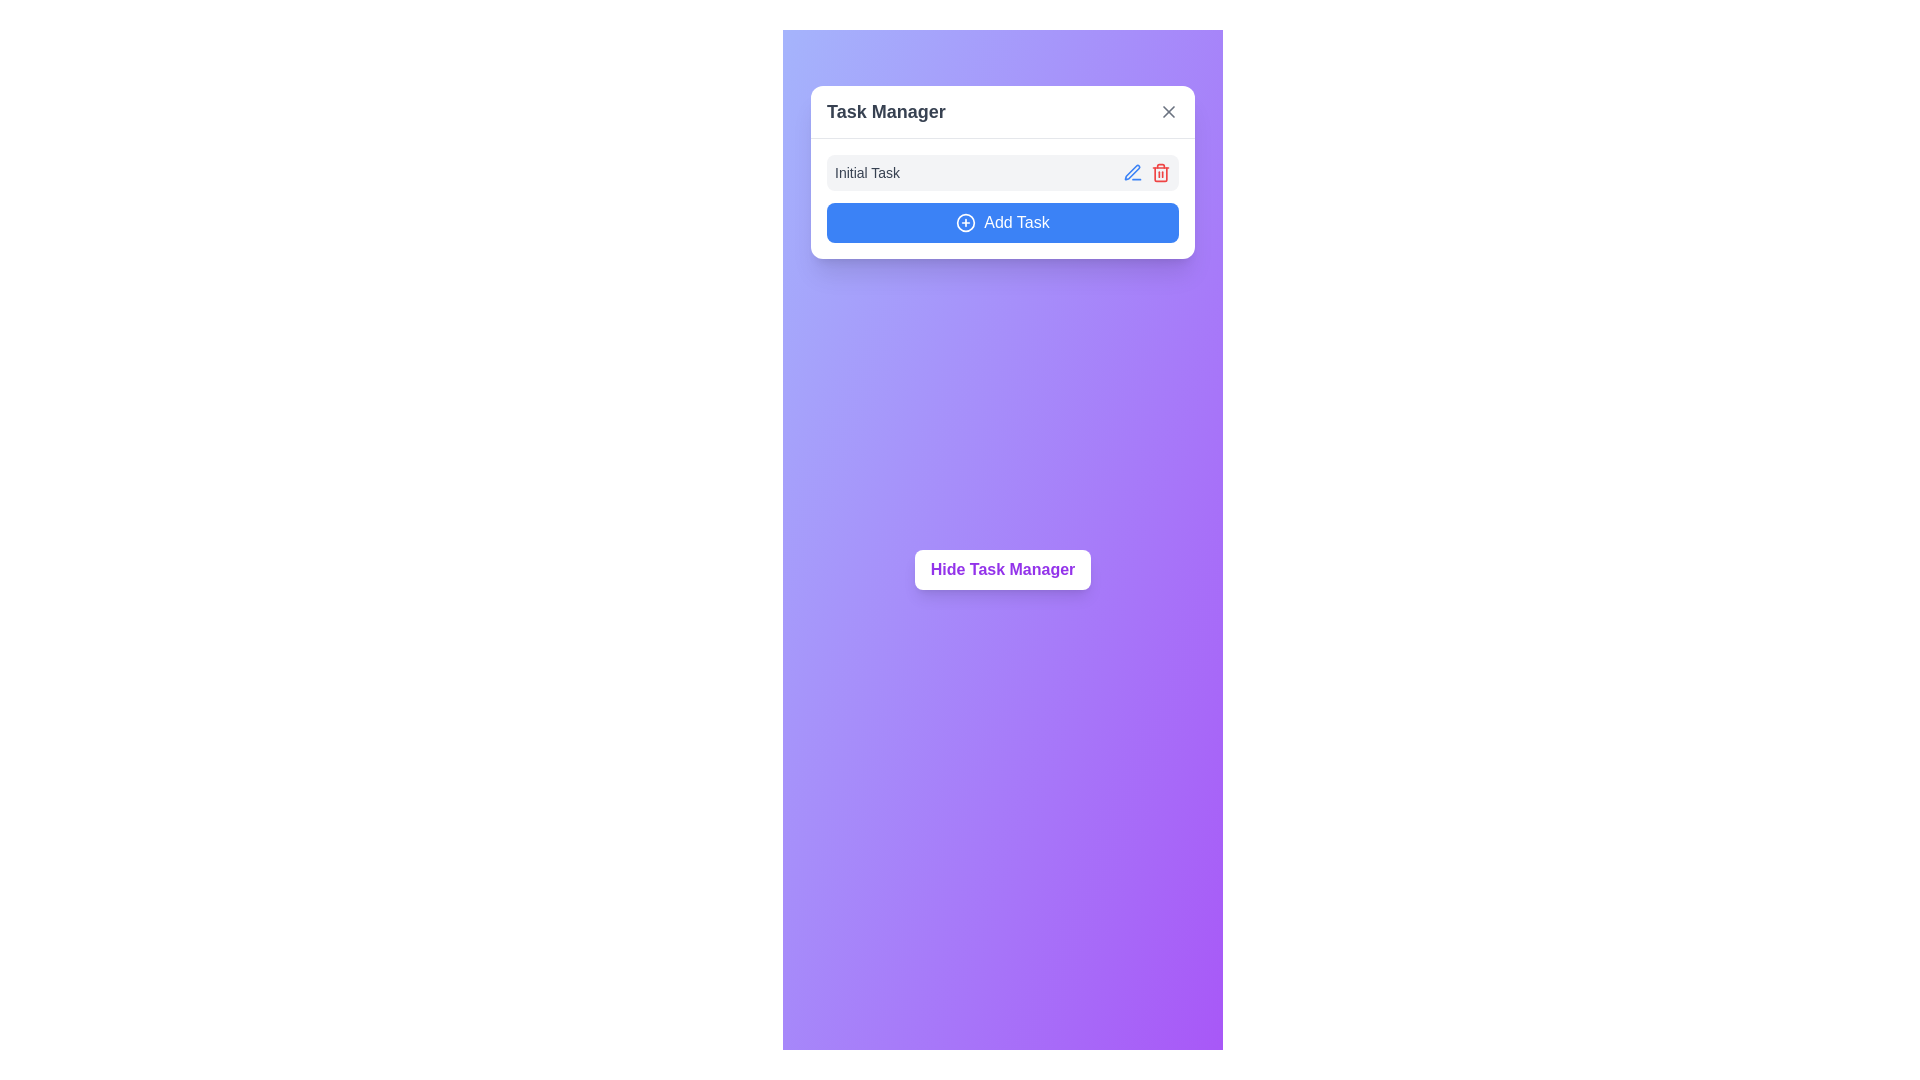 The image size is (1920, 1080). I want to click on the button with rounded corners that has a white background and purple text reading 'Hide Task Manager' to change its appearance, so click(1003, 570).